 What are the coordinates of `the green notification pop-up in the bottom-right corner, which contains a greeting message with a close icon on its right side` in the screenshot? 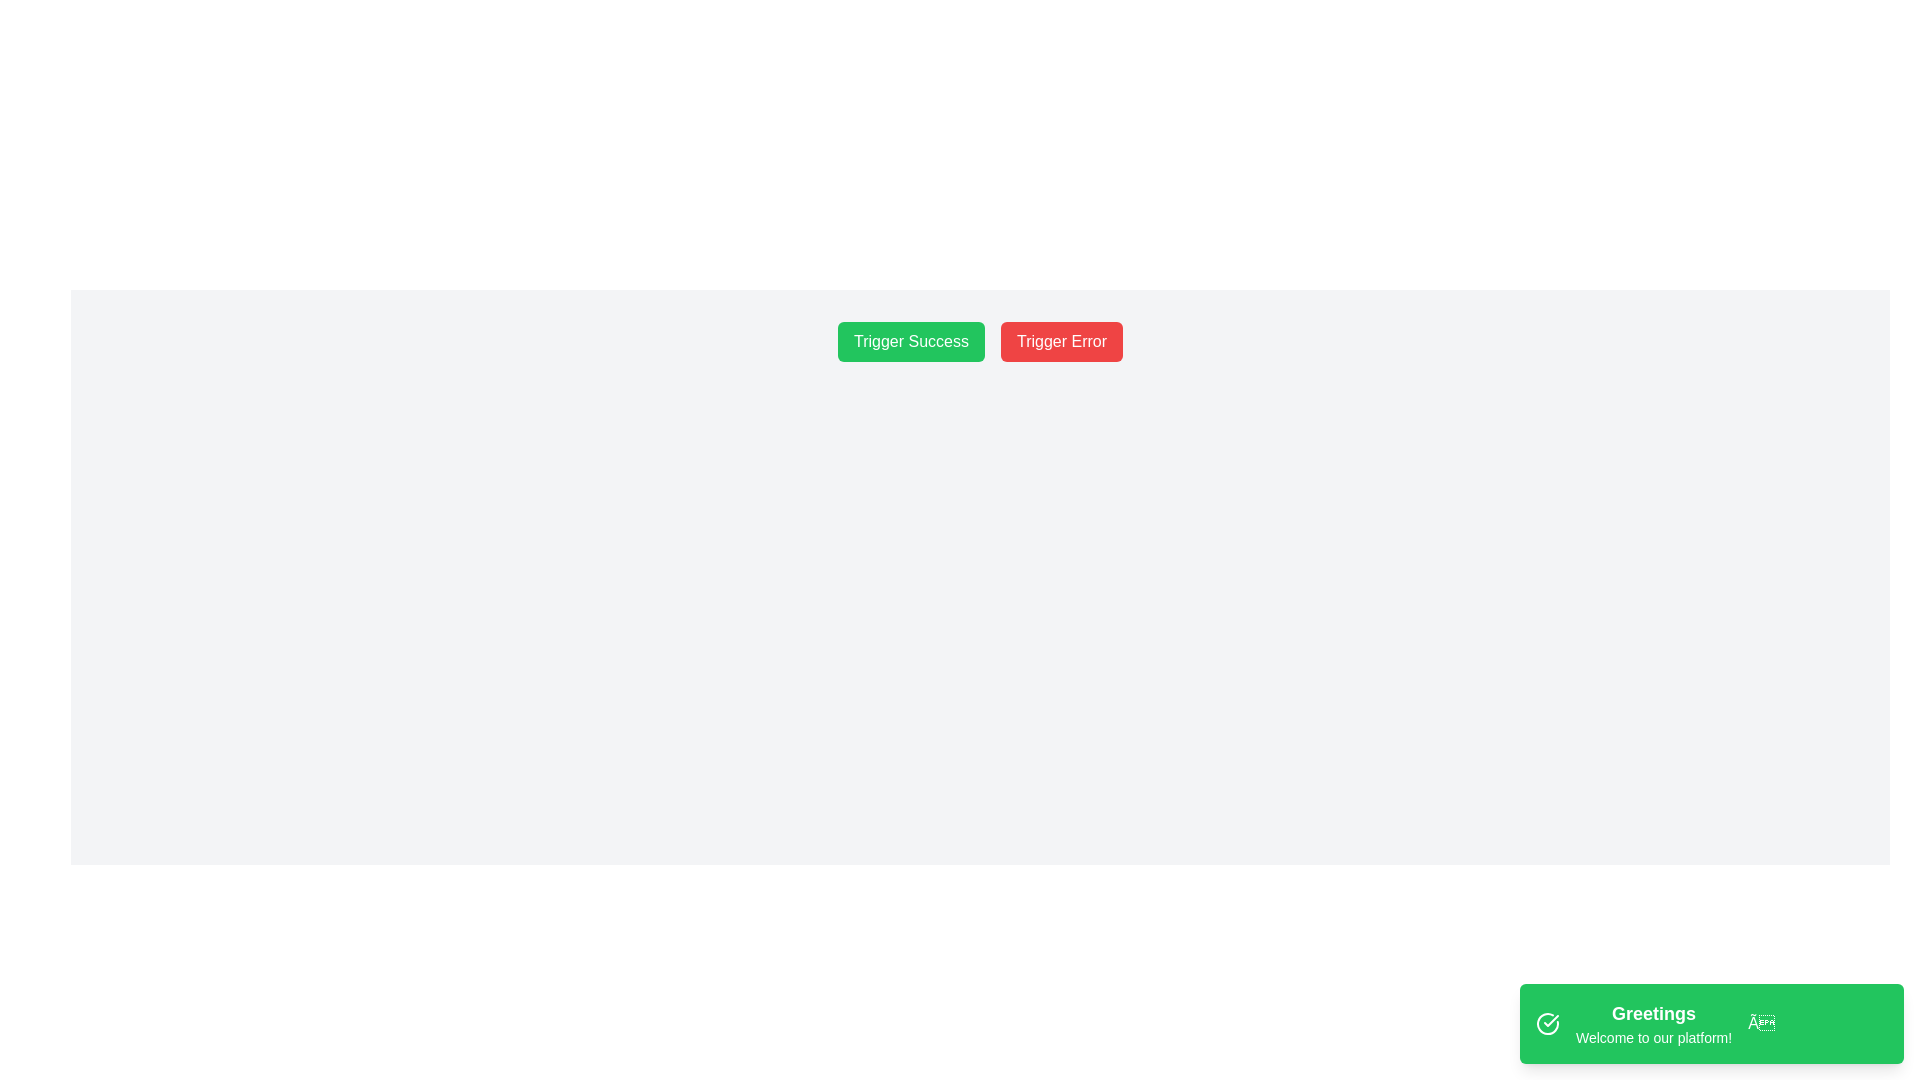 It's located at (1711, 1023).